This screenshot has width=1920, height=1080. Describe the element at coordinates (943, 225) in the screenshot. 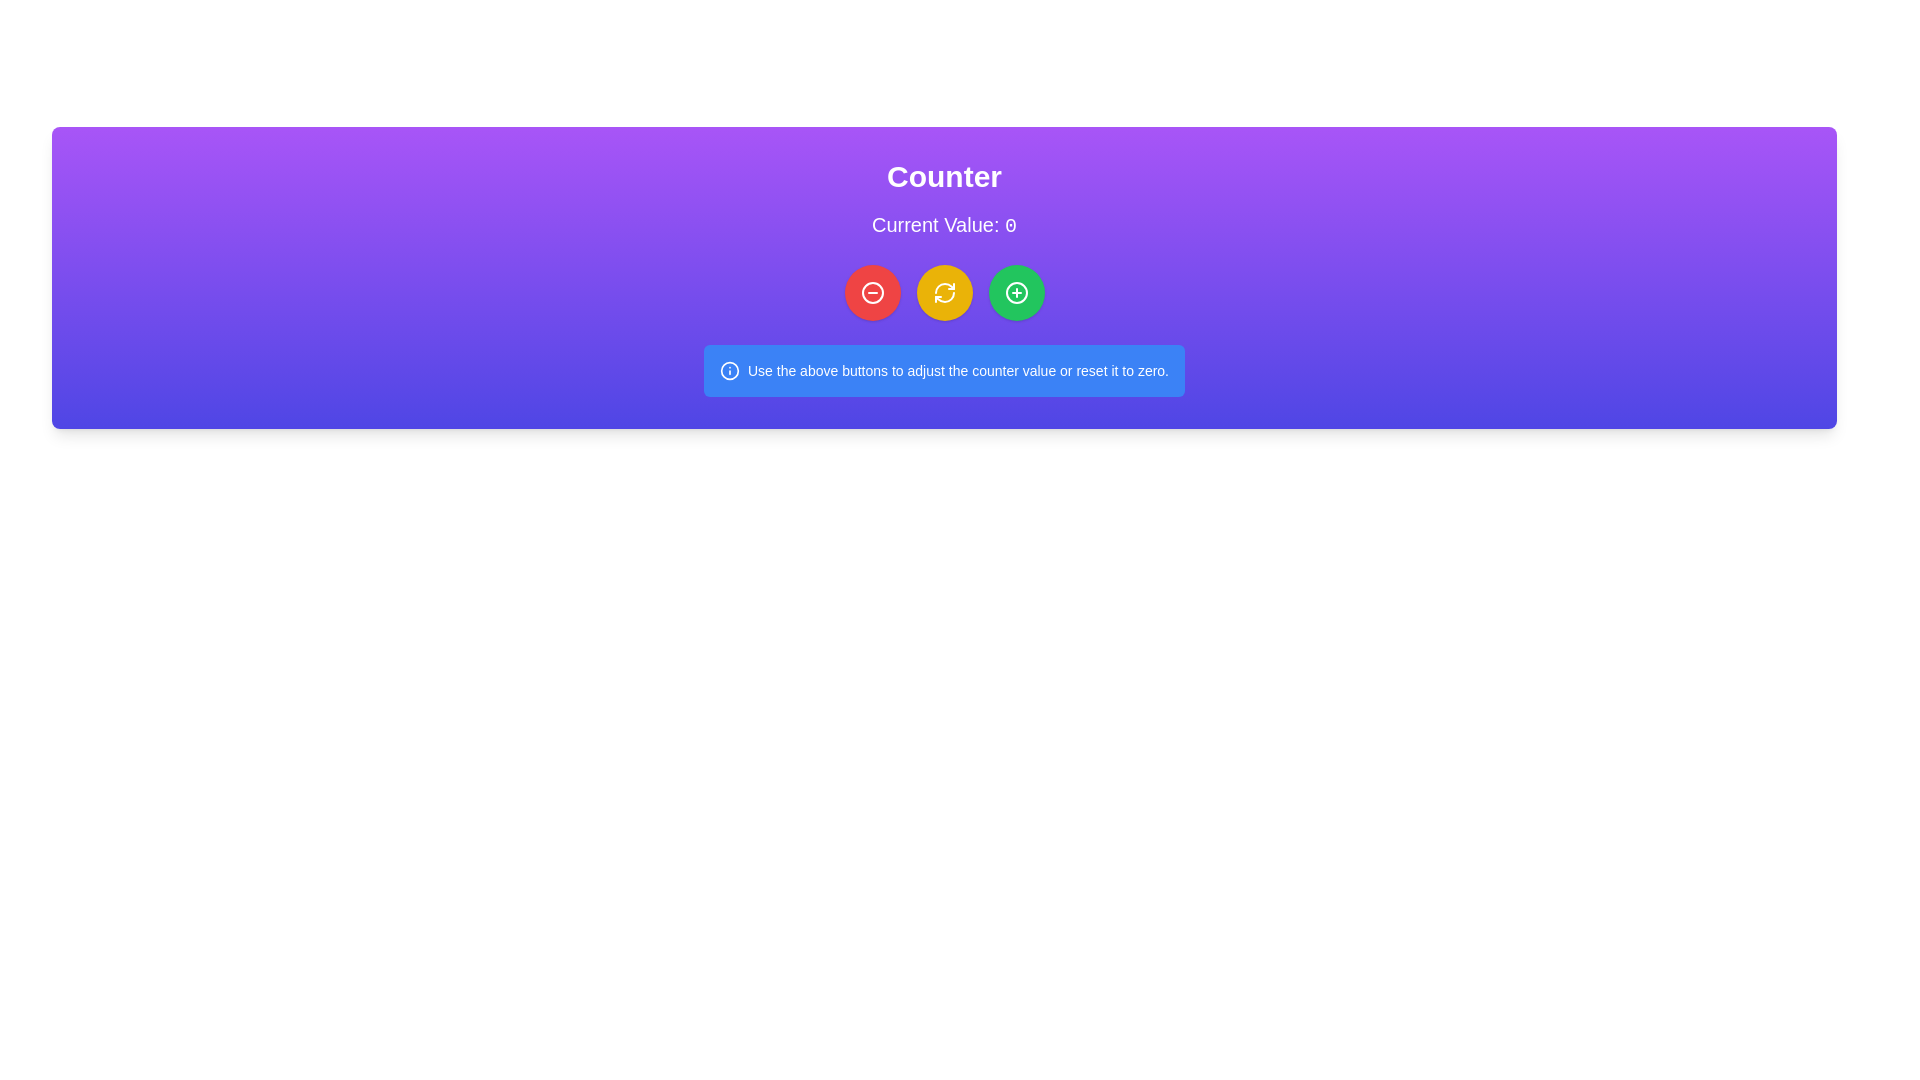

I see `the Text label that displays the current numerical value of the counter, located beneath the title 'Counter' and above a row of three circular buttons` at that location.